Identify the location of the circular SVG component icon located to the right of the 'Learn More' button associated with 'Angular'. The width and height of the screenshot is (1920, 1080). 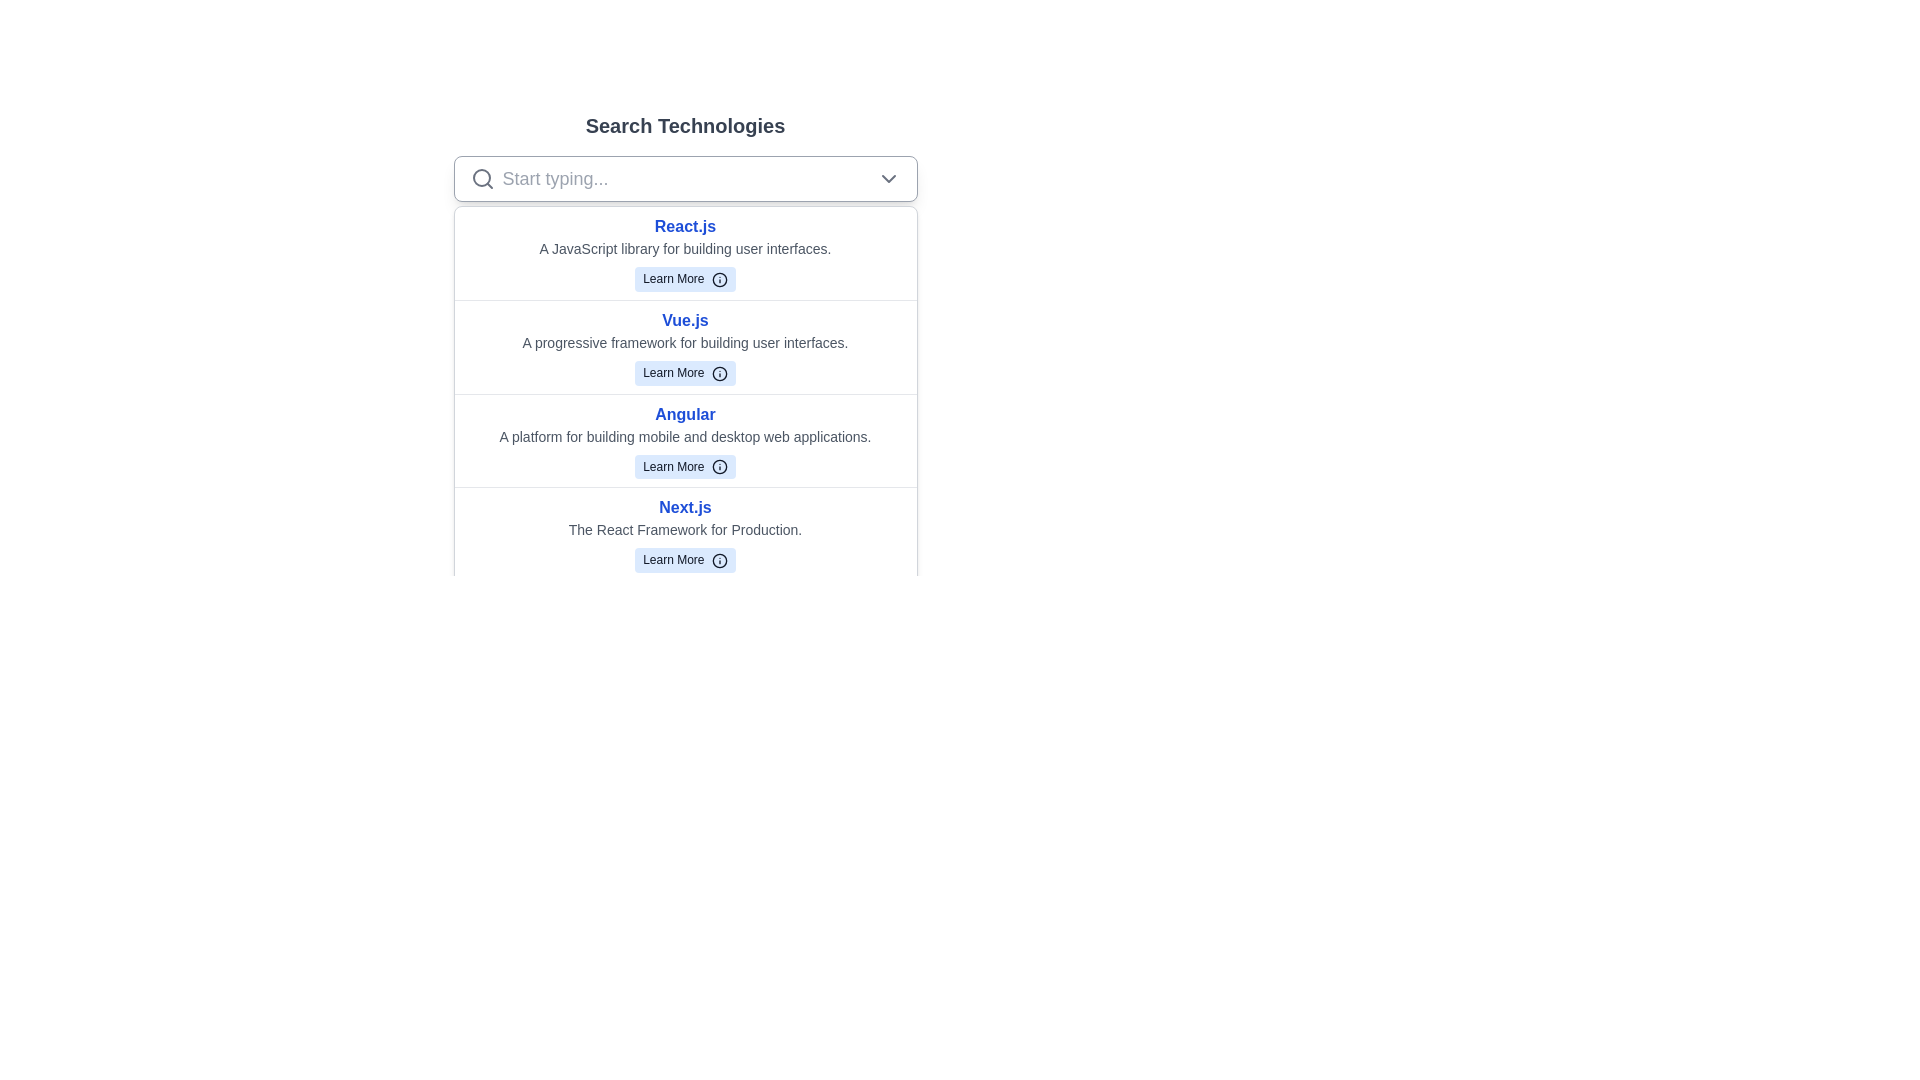
(719, 467).